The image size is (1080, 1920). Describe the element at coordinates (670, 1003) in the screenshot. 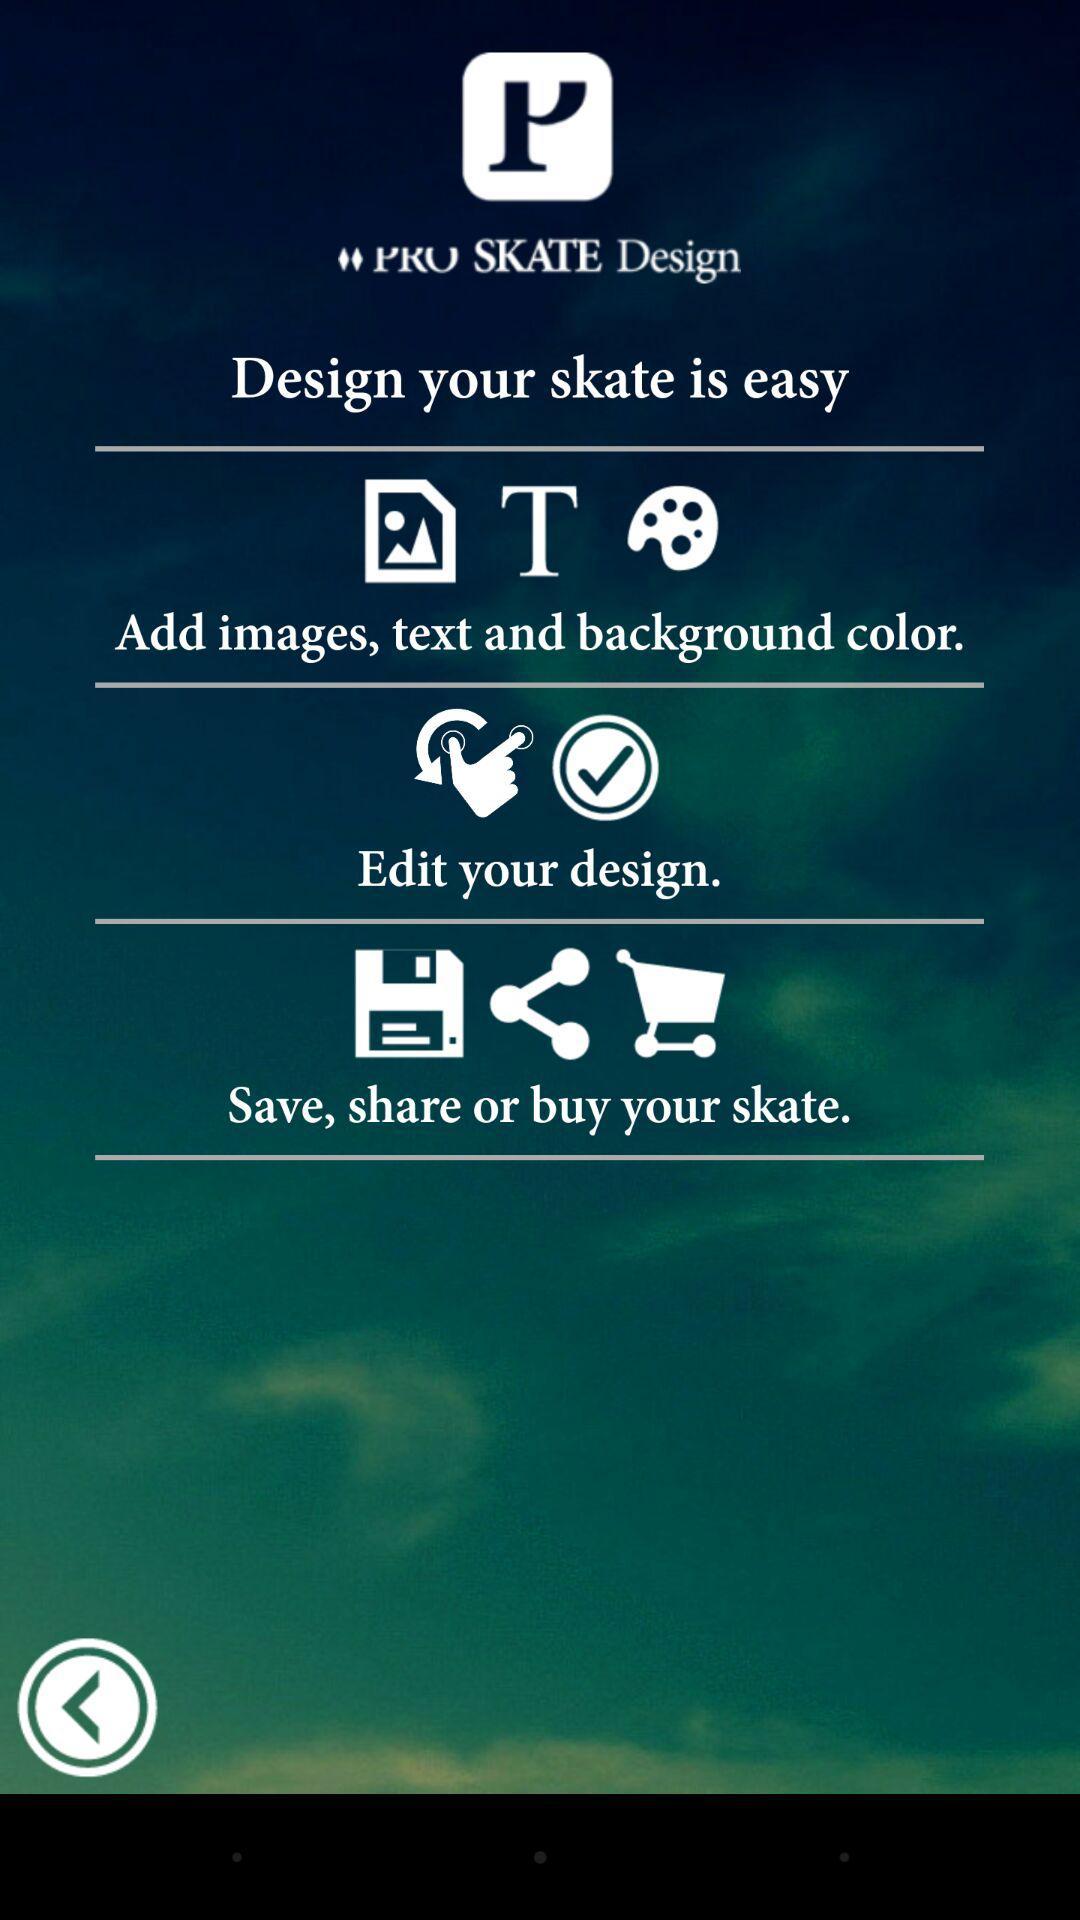

I see `your shopping cart and purchase` at that location.